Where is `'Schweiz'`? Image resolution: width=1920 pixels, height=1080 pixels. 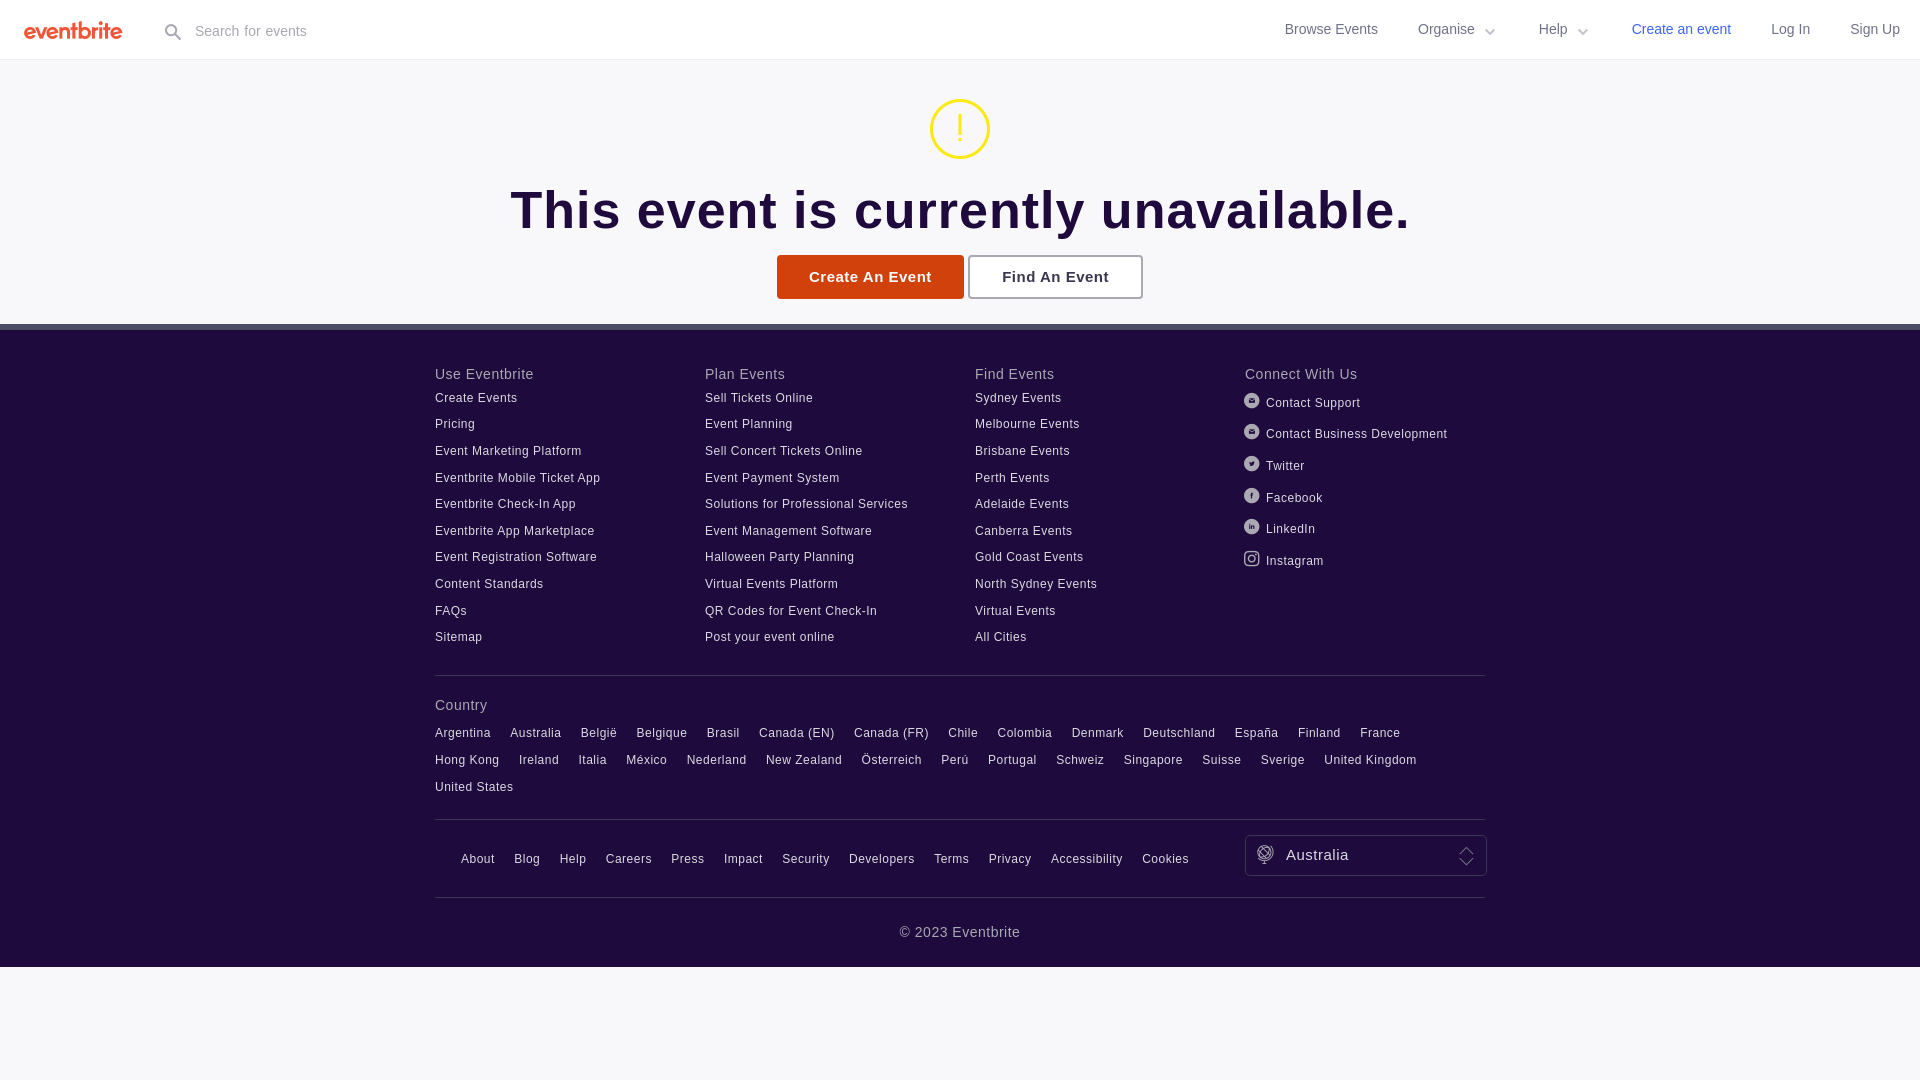 'Schweiz' is located at coordinates (1079, 759).